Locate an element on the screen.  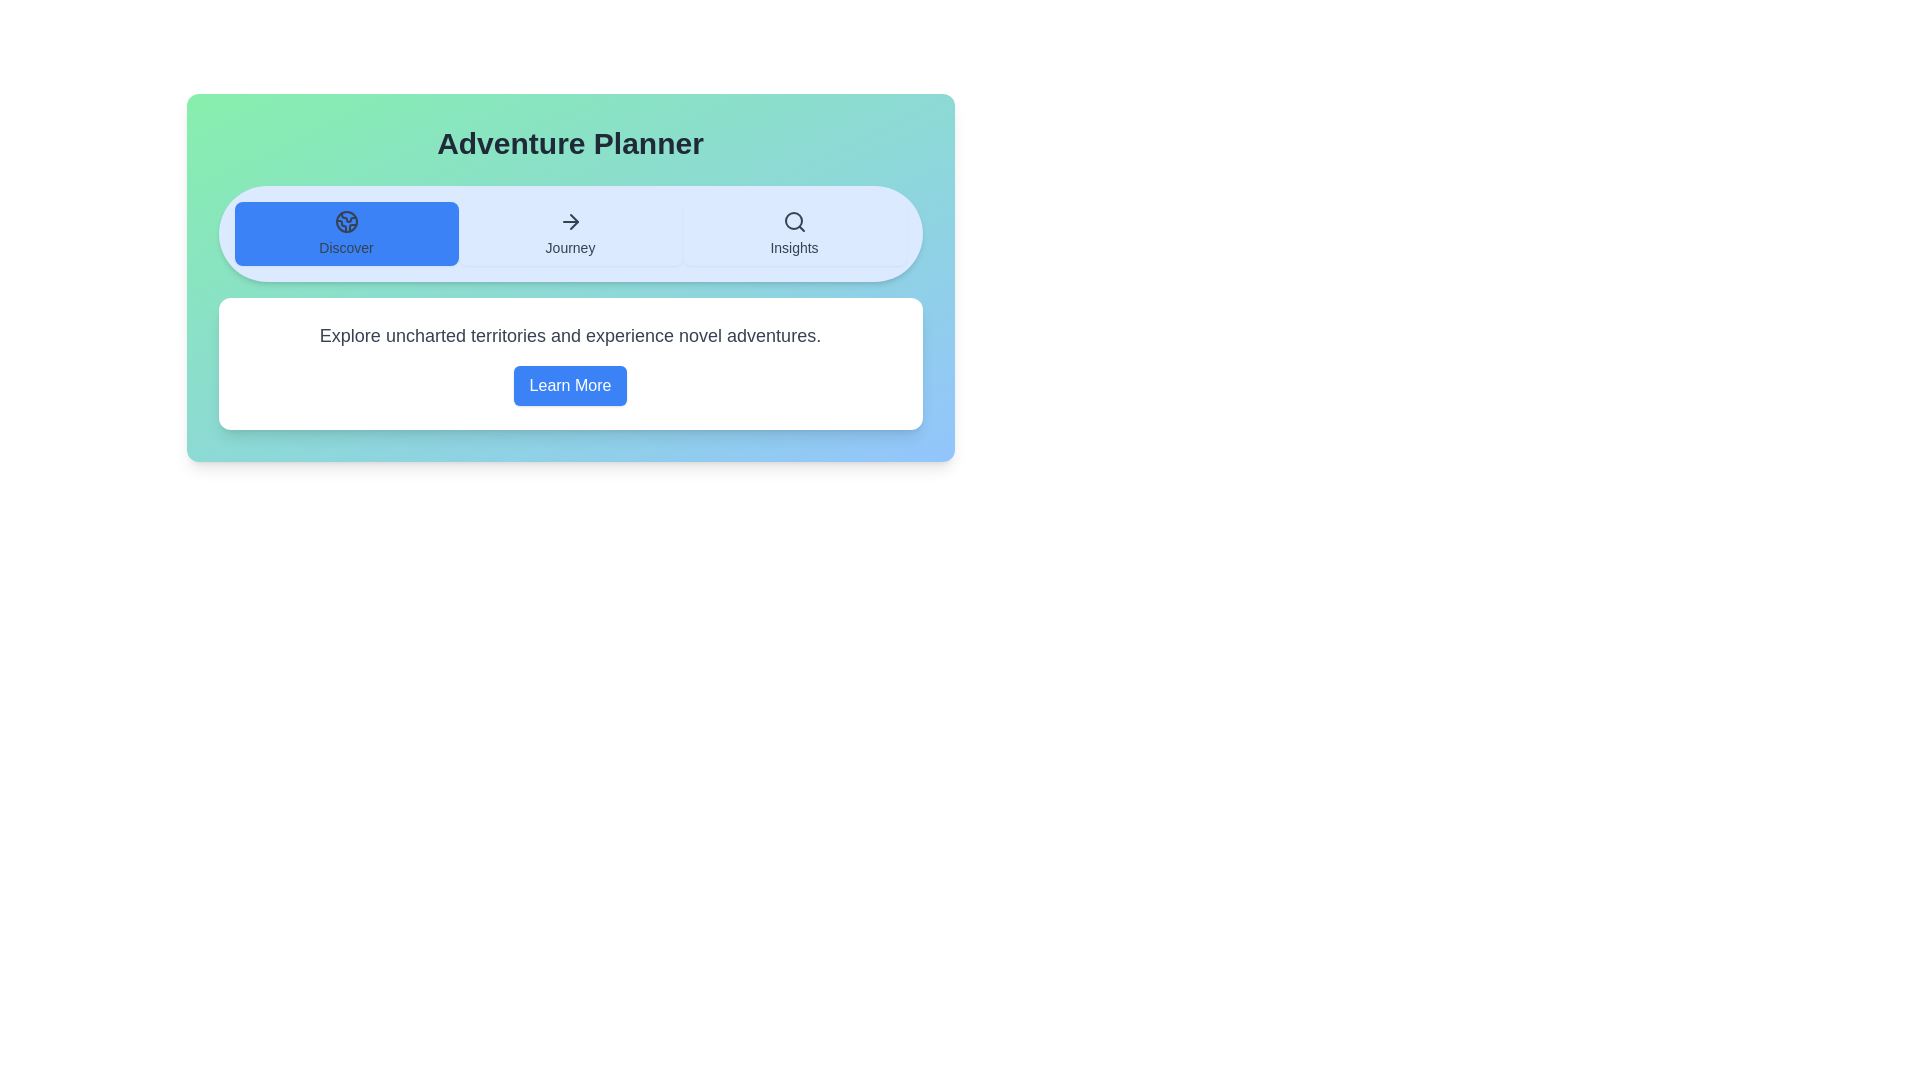
the button labeled 'Insights', which is the third button from the left with a circular search icon and a light blue background, to trigger hover effects is located at coordinates (793, 233).